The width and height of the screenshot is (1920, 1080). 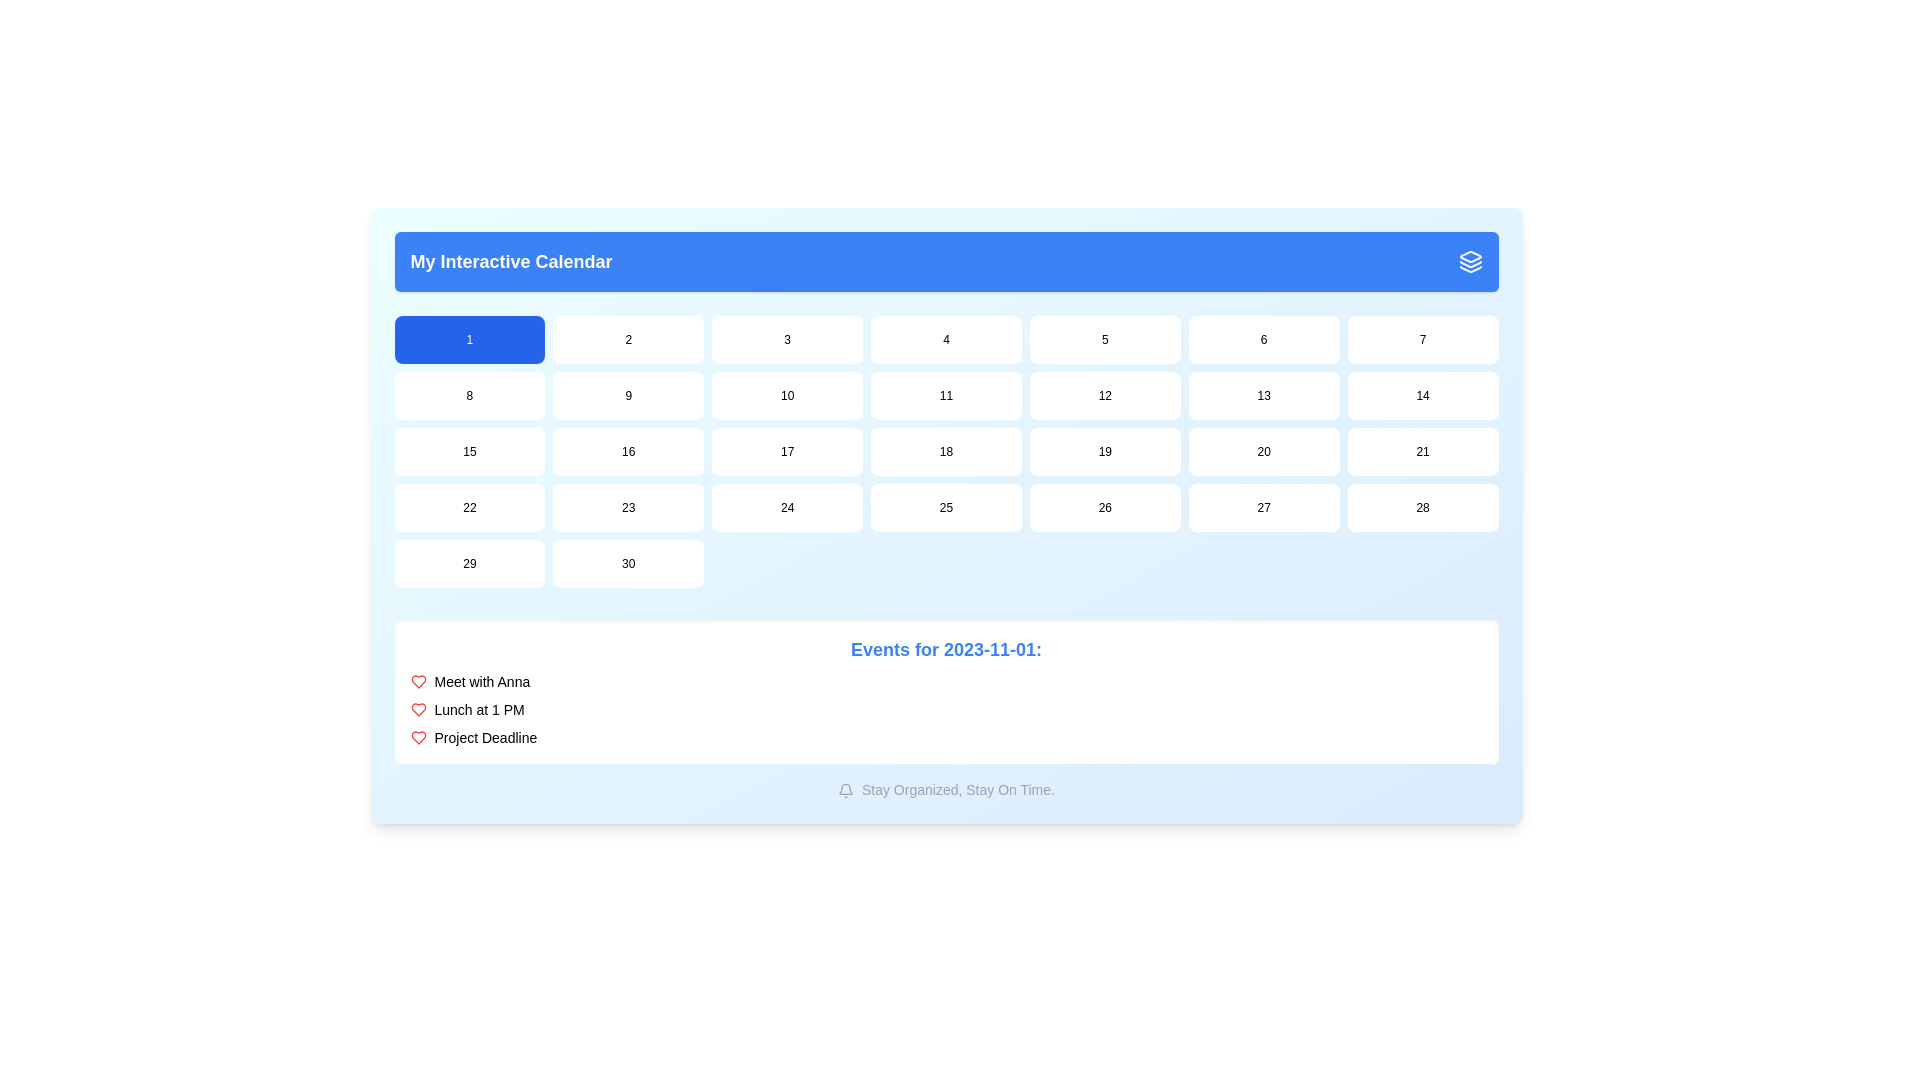 I want to click on the button displaying the number '18', which has a white background and rounded corners, so click(x=945, y=451).